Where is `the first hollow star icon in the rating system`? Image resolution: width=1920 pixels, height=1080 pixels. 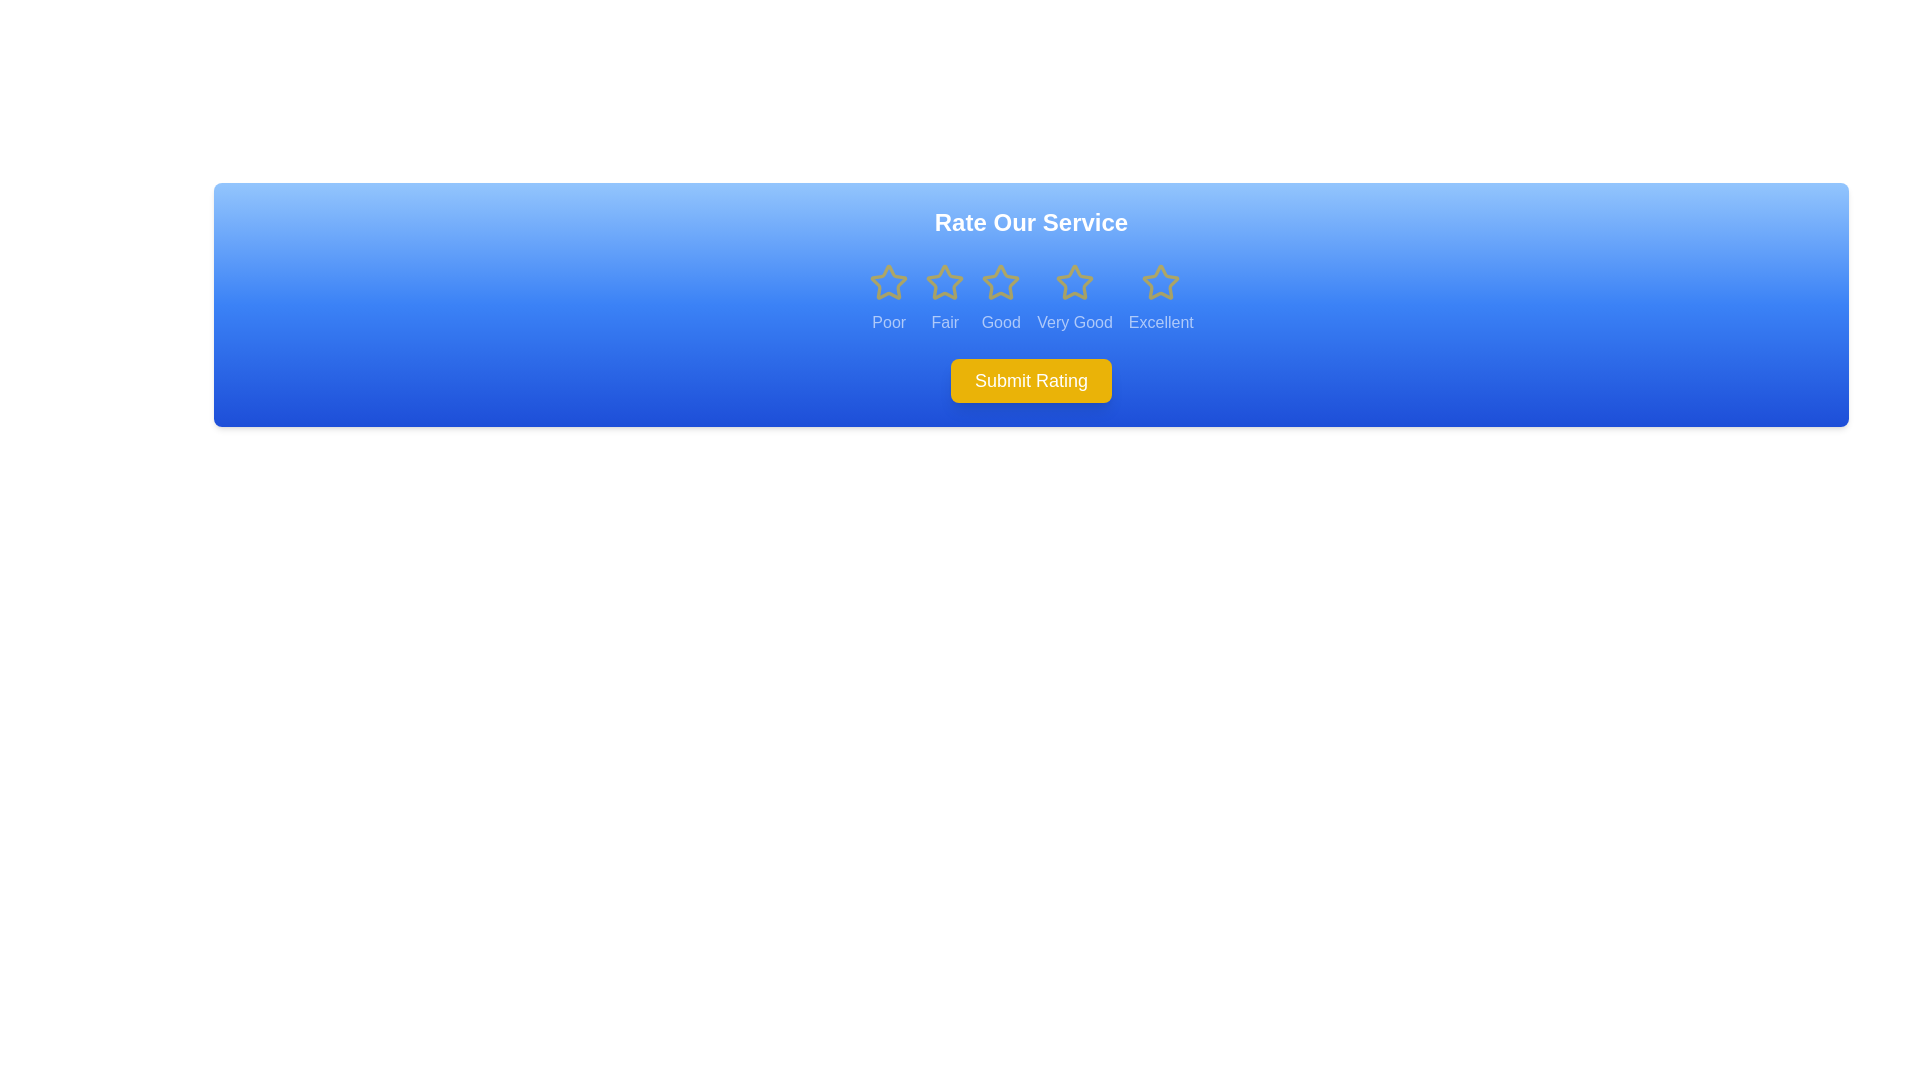 the first hollow star icon in the rating system is located at coordinates (888, 282).